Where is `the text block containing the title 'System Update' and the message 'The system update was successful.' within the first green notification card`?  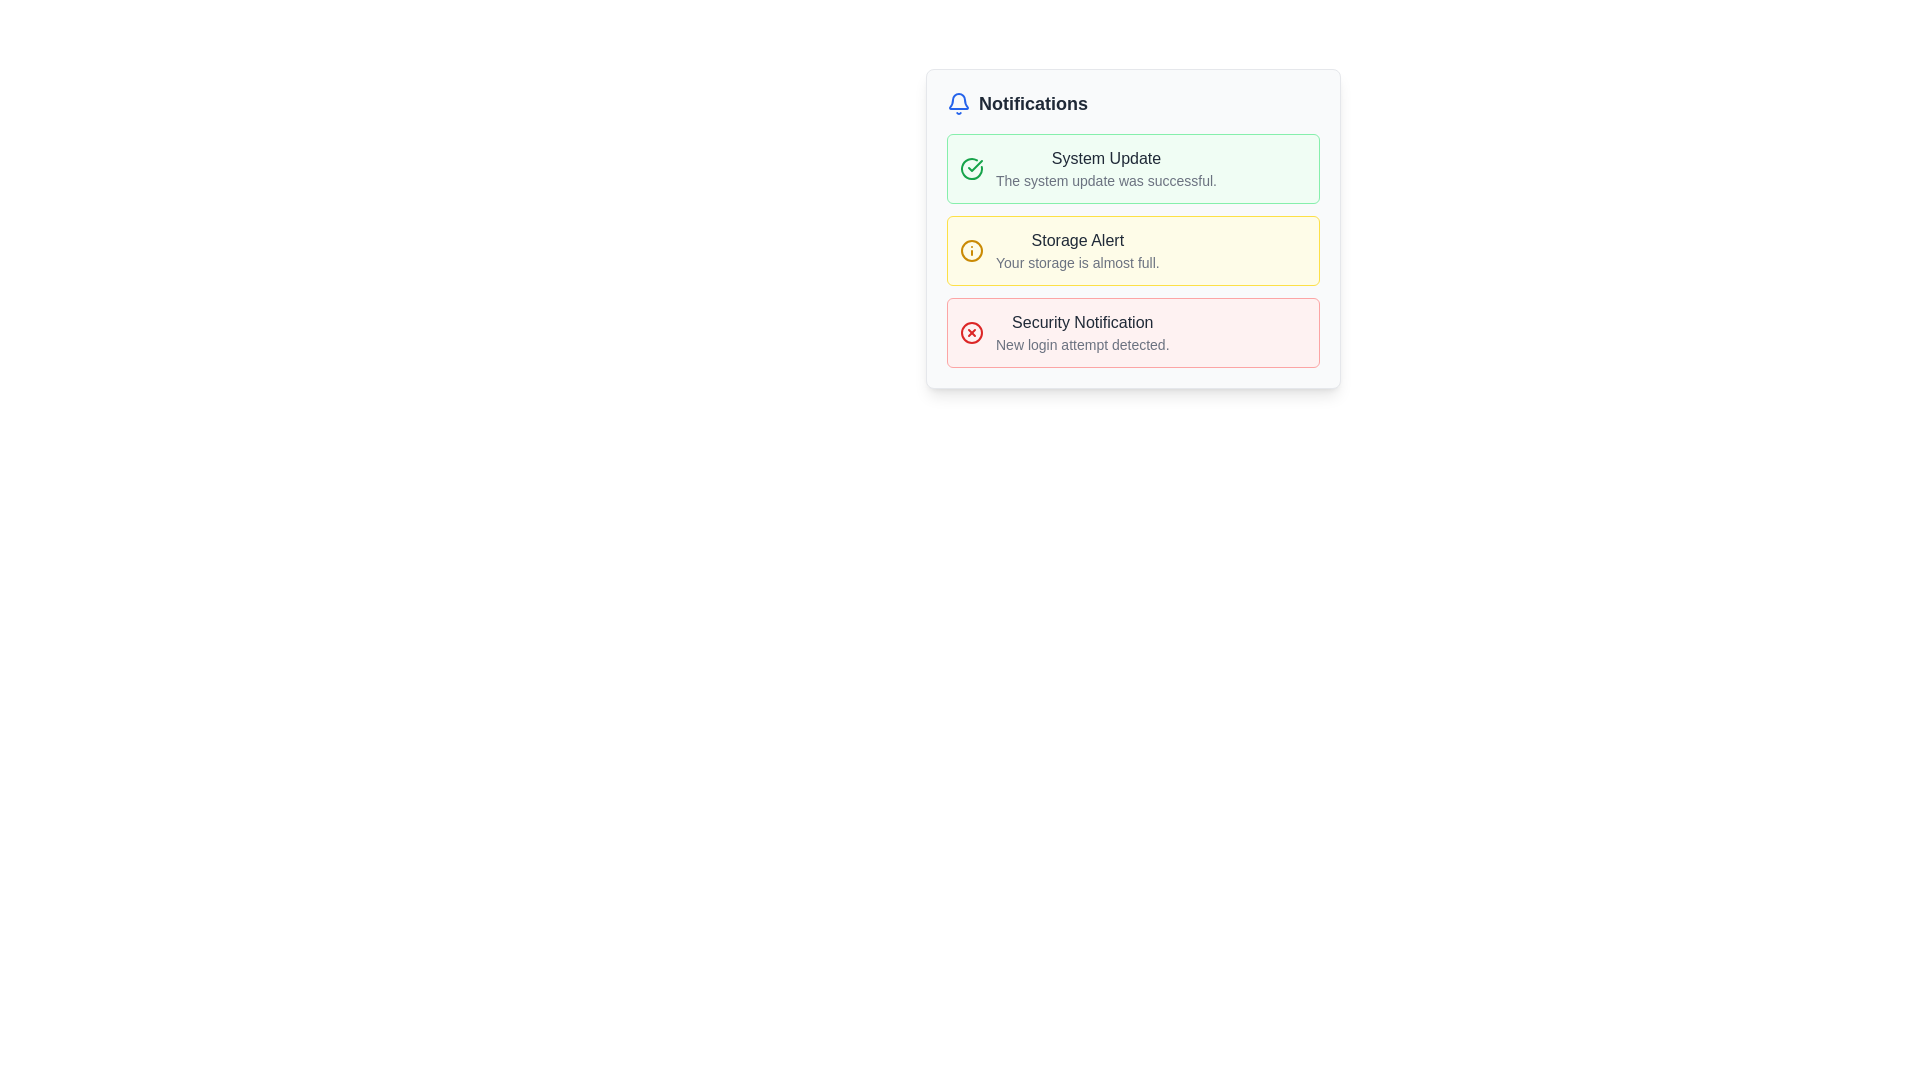 the text block containing the title 'System Update' and the message 'The system update was successful.' within the first green notification card is located at coordinates (1105, 168).